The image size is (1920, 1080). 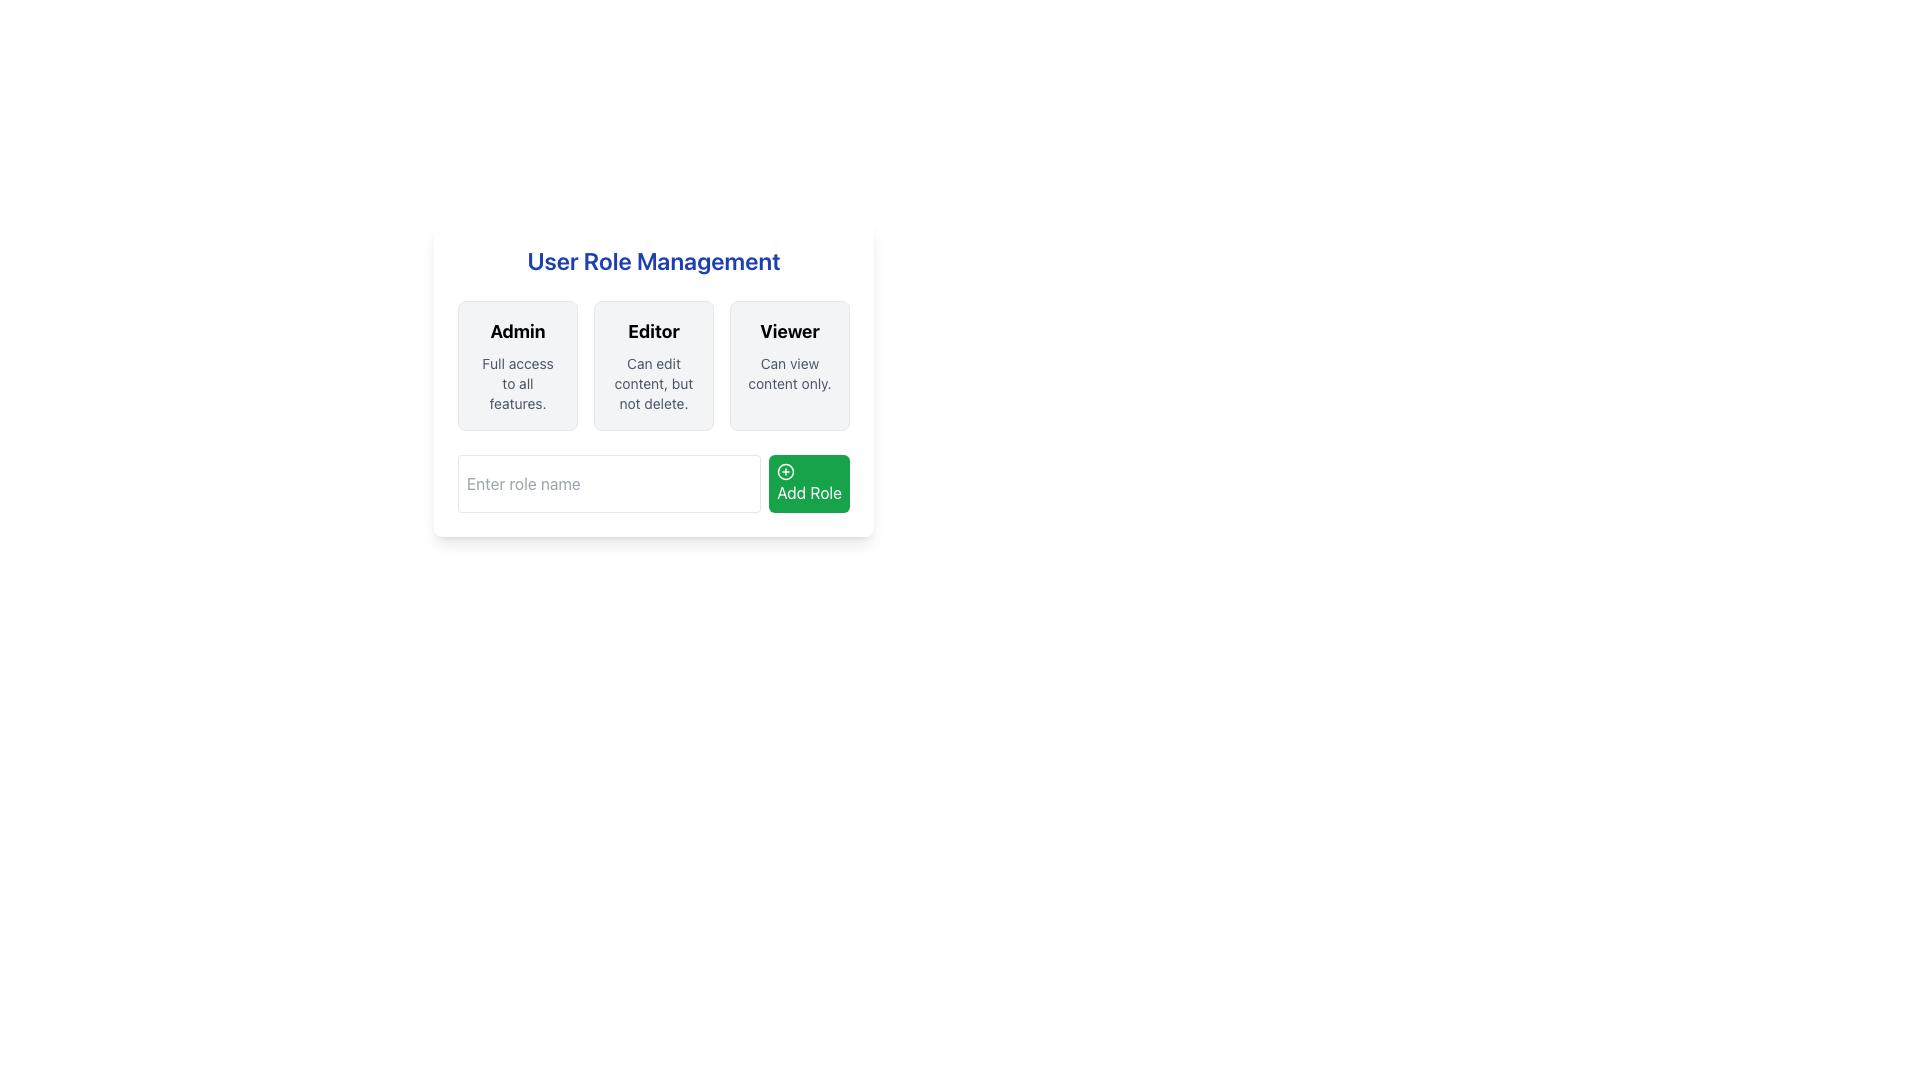 I want to click on the text label stating 'Can edit content, but not delete.' which is styled in light gray and appears below the title 'Editor' in the User Role Management interface, so click(x=653, y=384).